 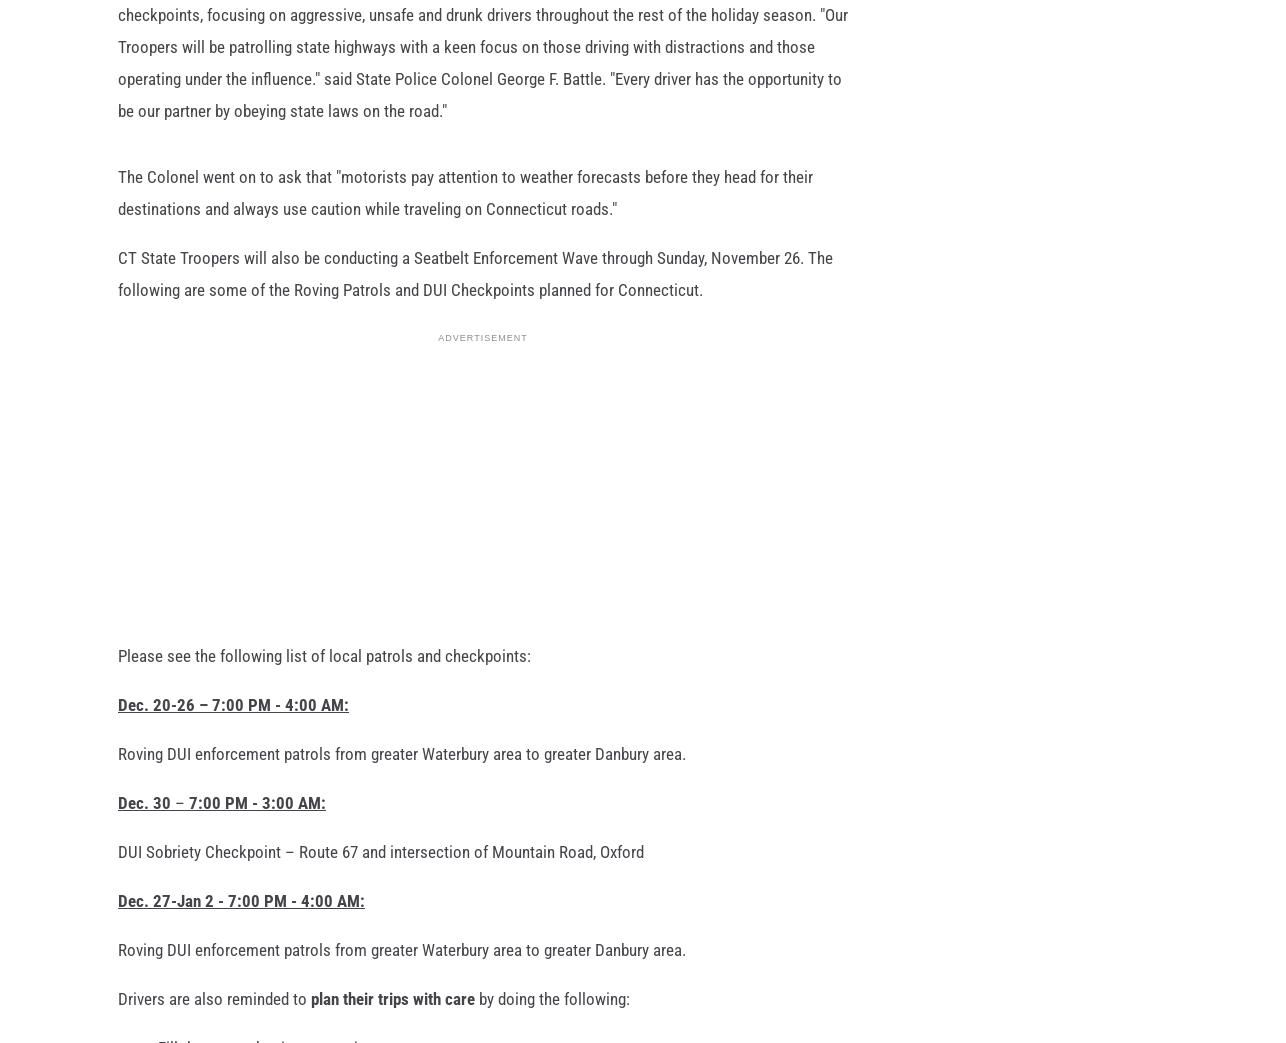 I want to click on 'Drivers are also reminded to', so click(x=118, y=1012).